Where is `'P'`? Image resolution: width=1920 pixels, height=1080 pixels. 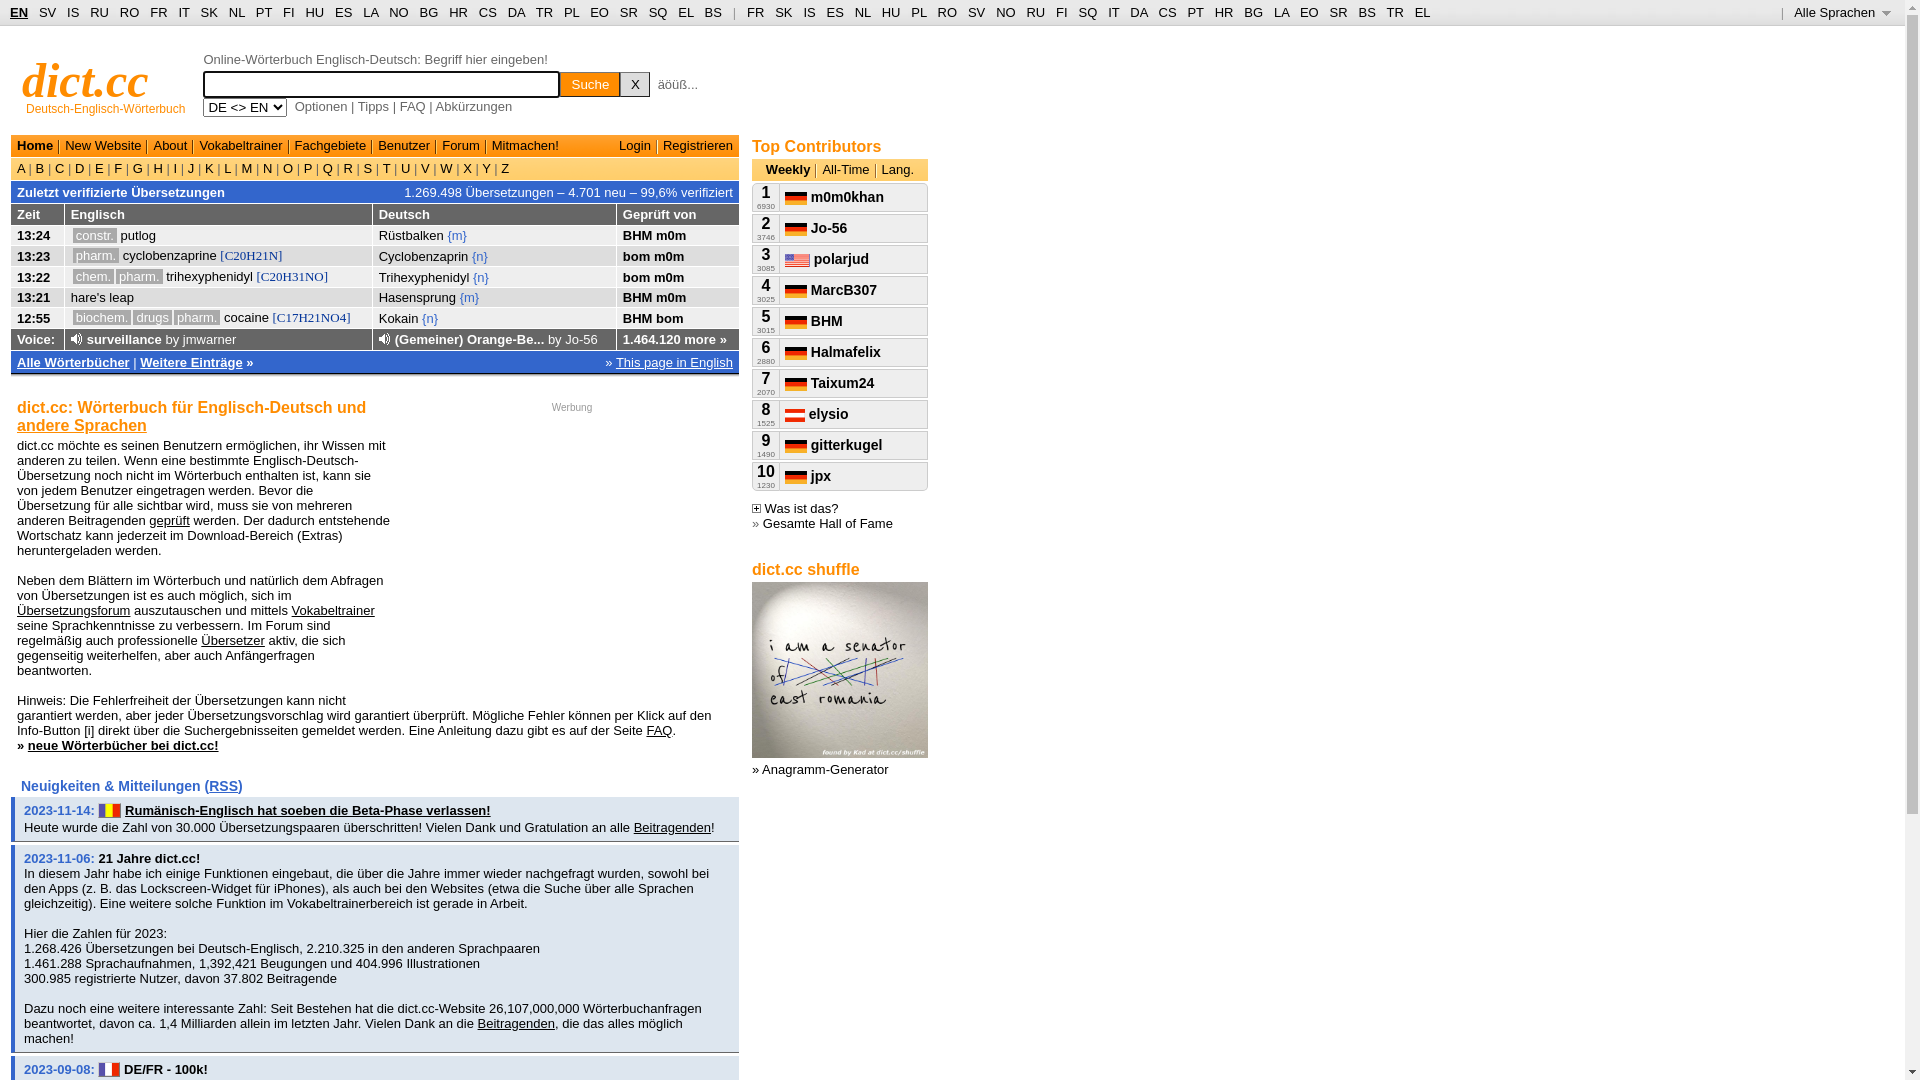 'P' is located at coordinates (306, 167).